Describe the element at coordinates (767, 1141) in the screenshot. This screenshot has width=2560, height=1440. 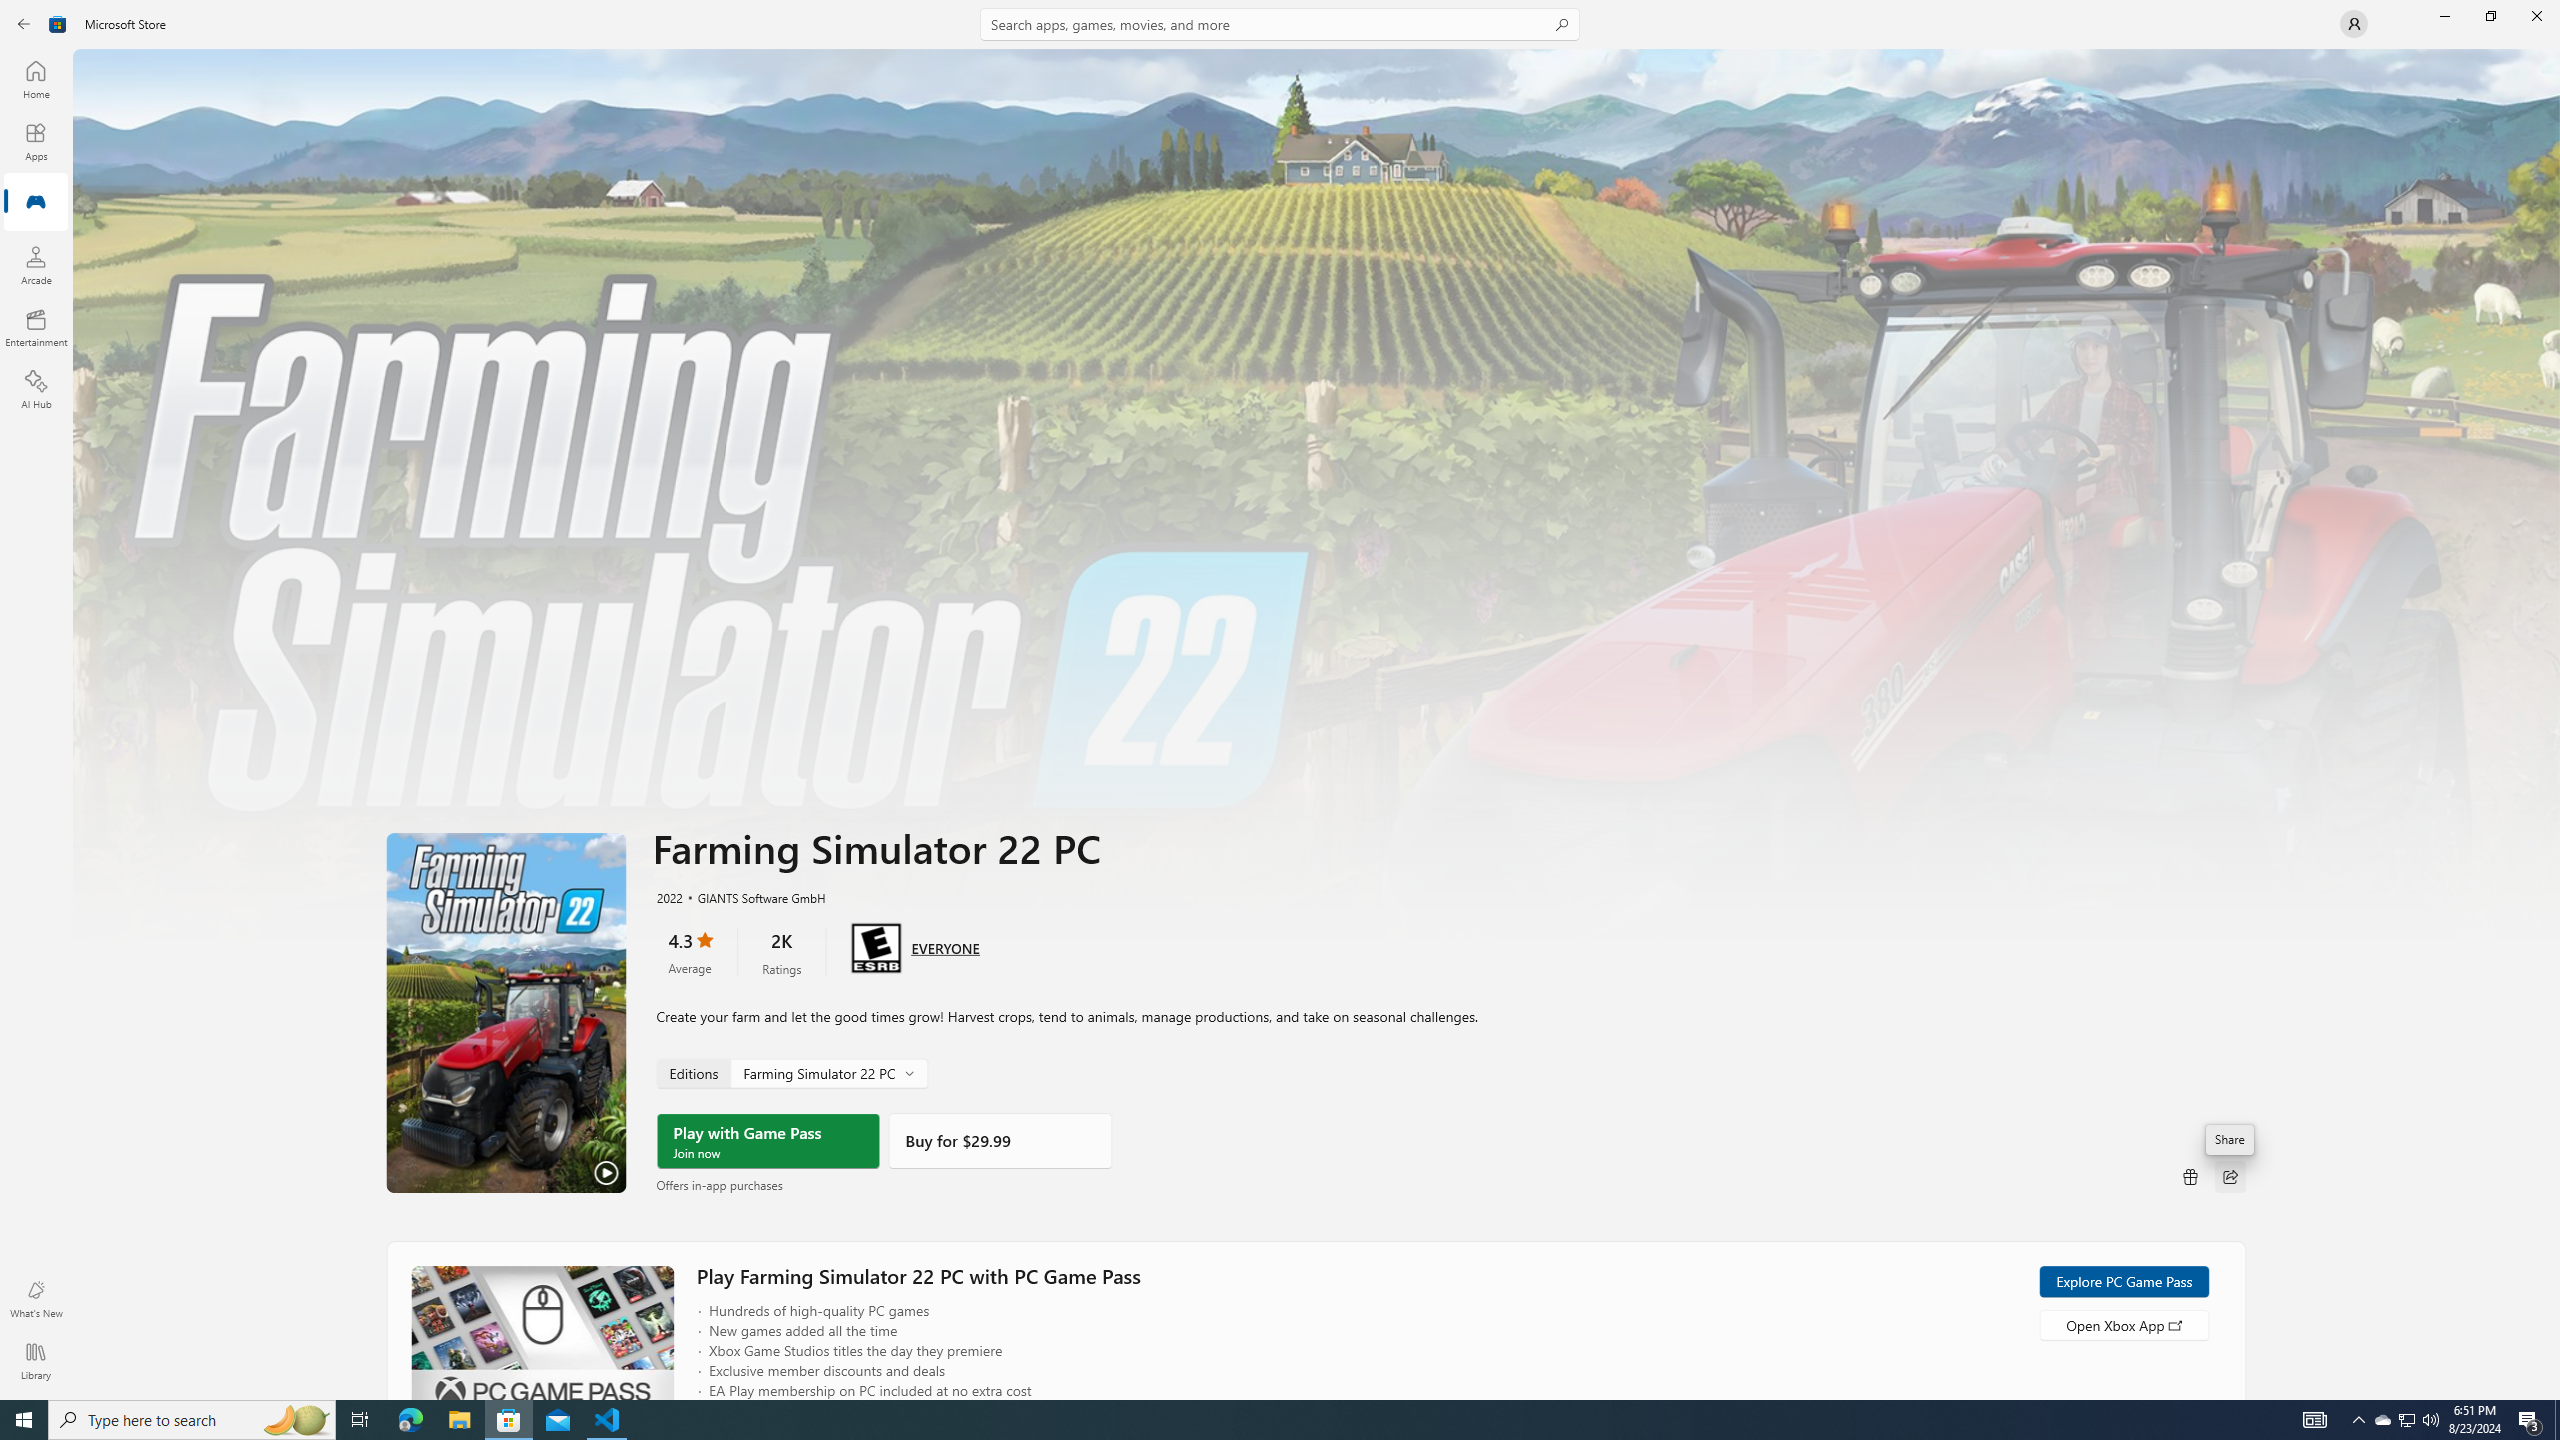
I see `'Play with Game Pass'` at that location.